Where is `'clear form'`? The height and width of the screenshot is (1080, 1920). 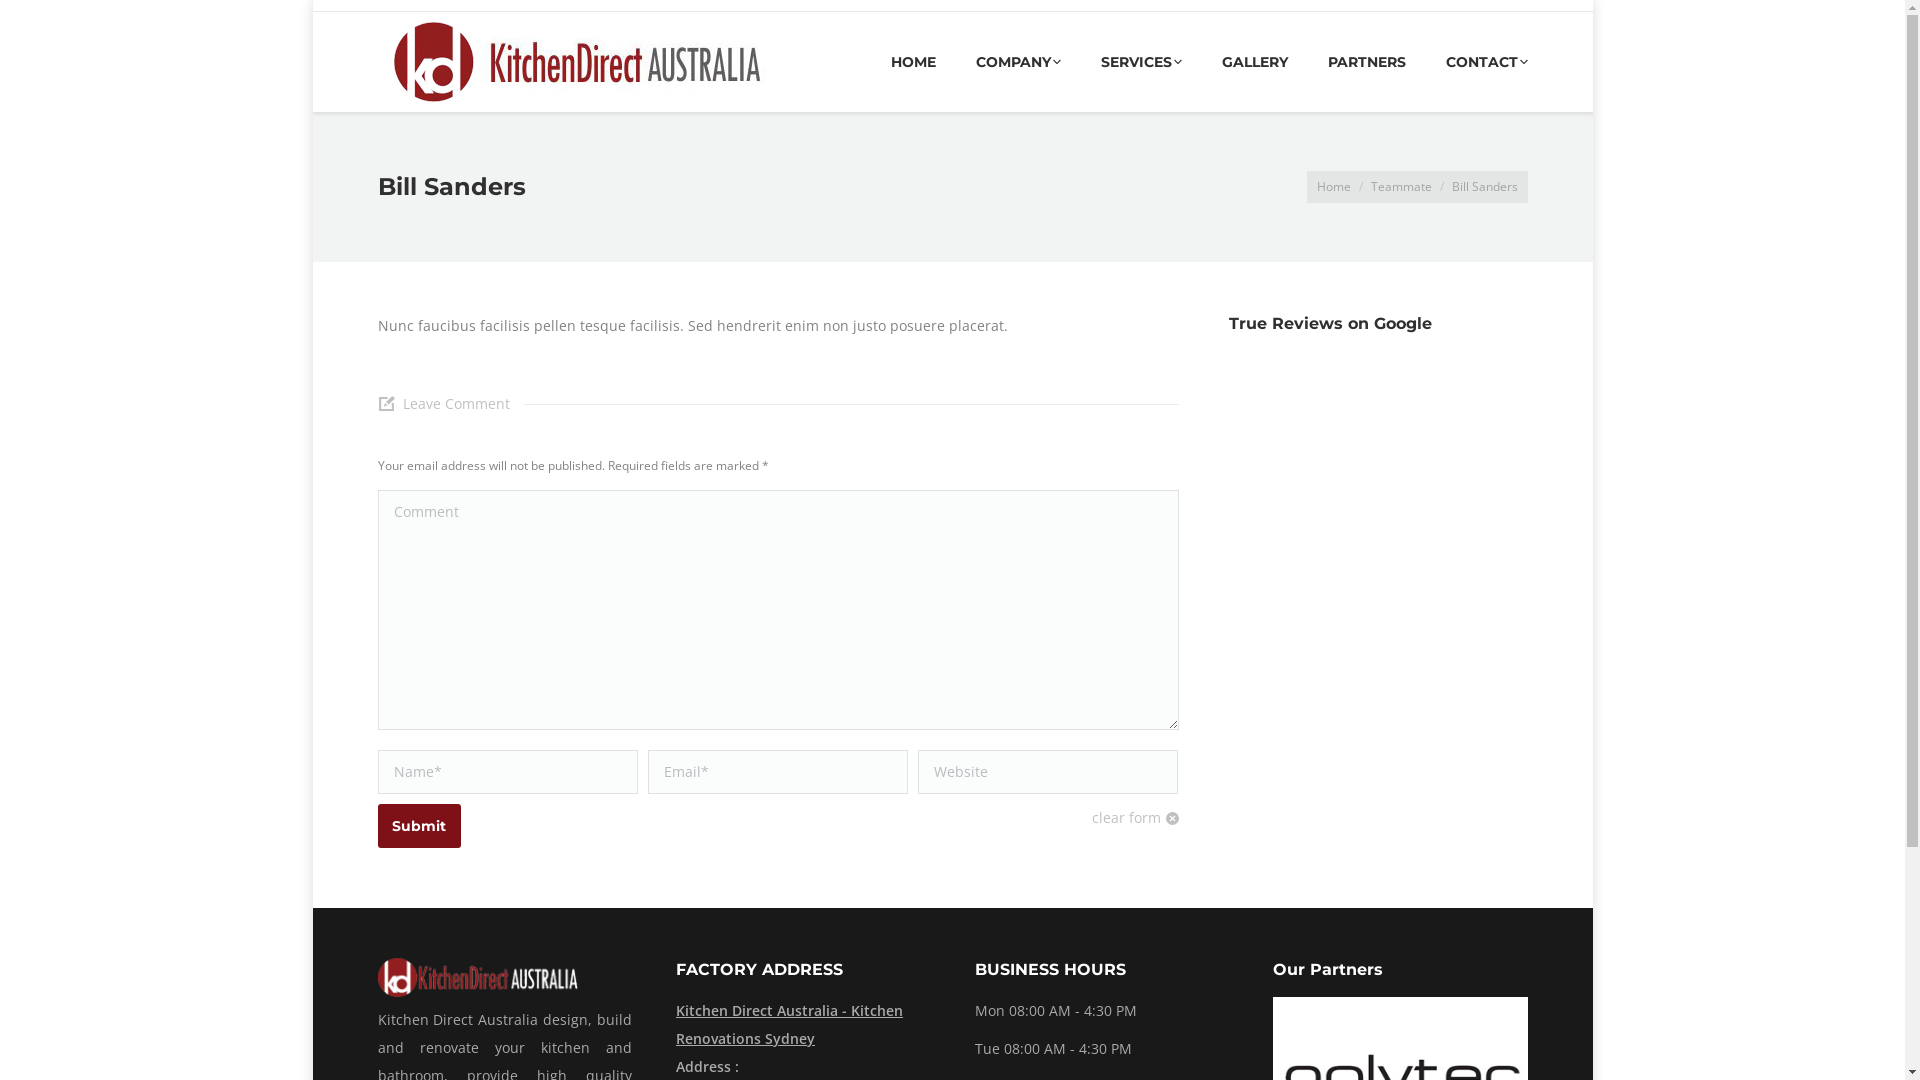
'clear form' is located at coordinates (1135, 817).